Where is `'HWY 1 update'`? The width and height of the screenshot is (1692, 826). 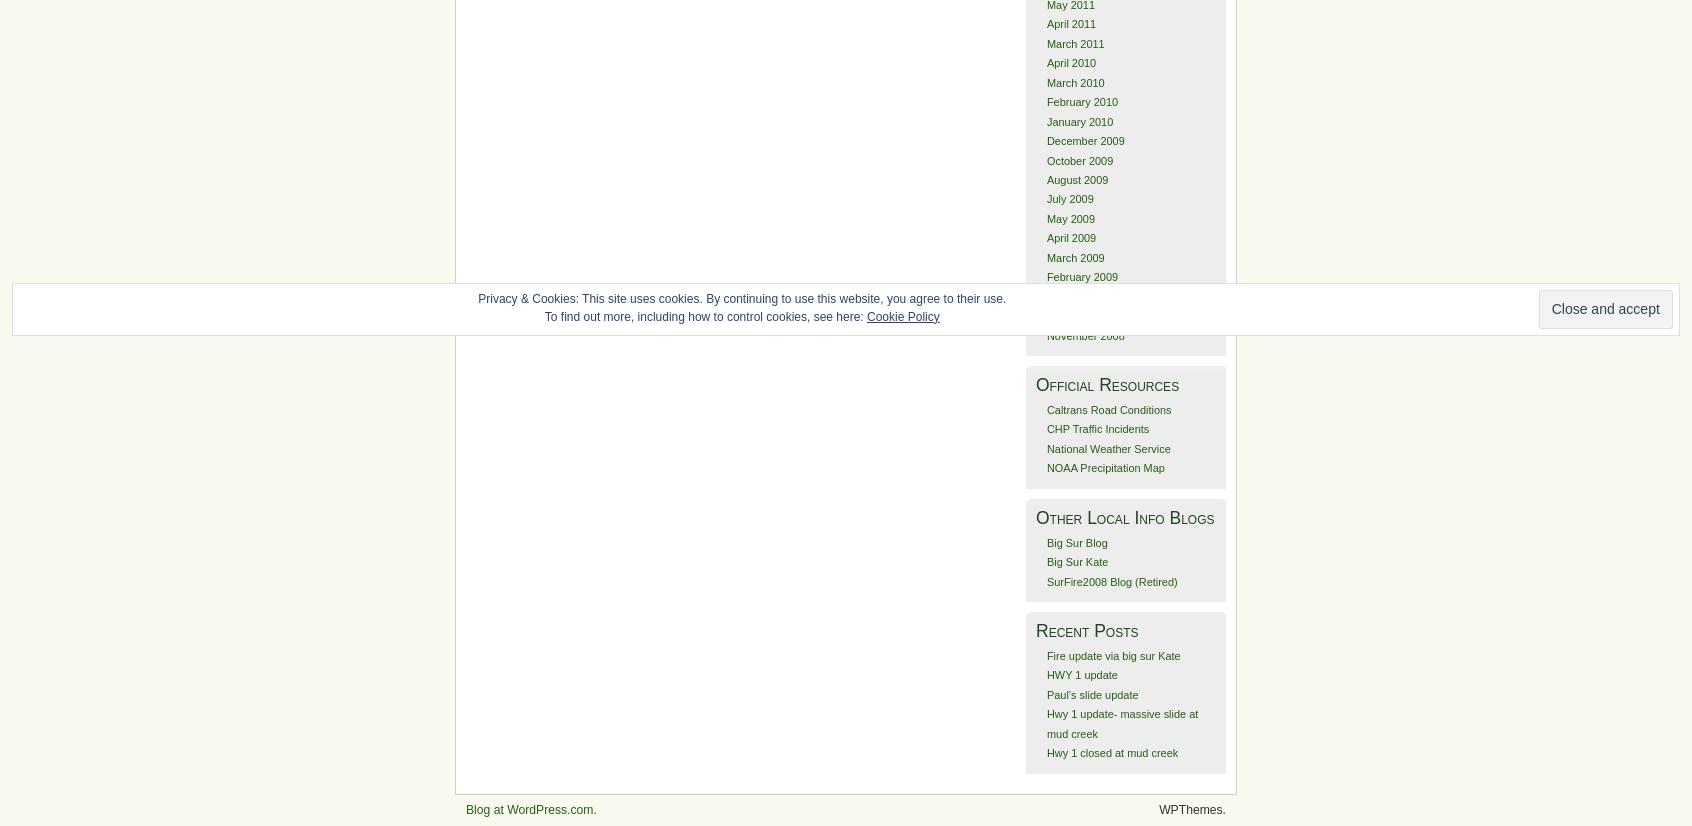 'HWY 1 update' is located at coordinates (1083, 675).